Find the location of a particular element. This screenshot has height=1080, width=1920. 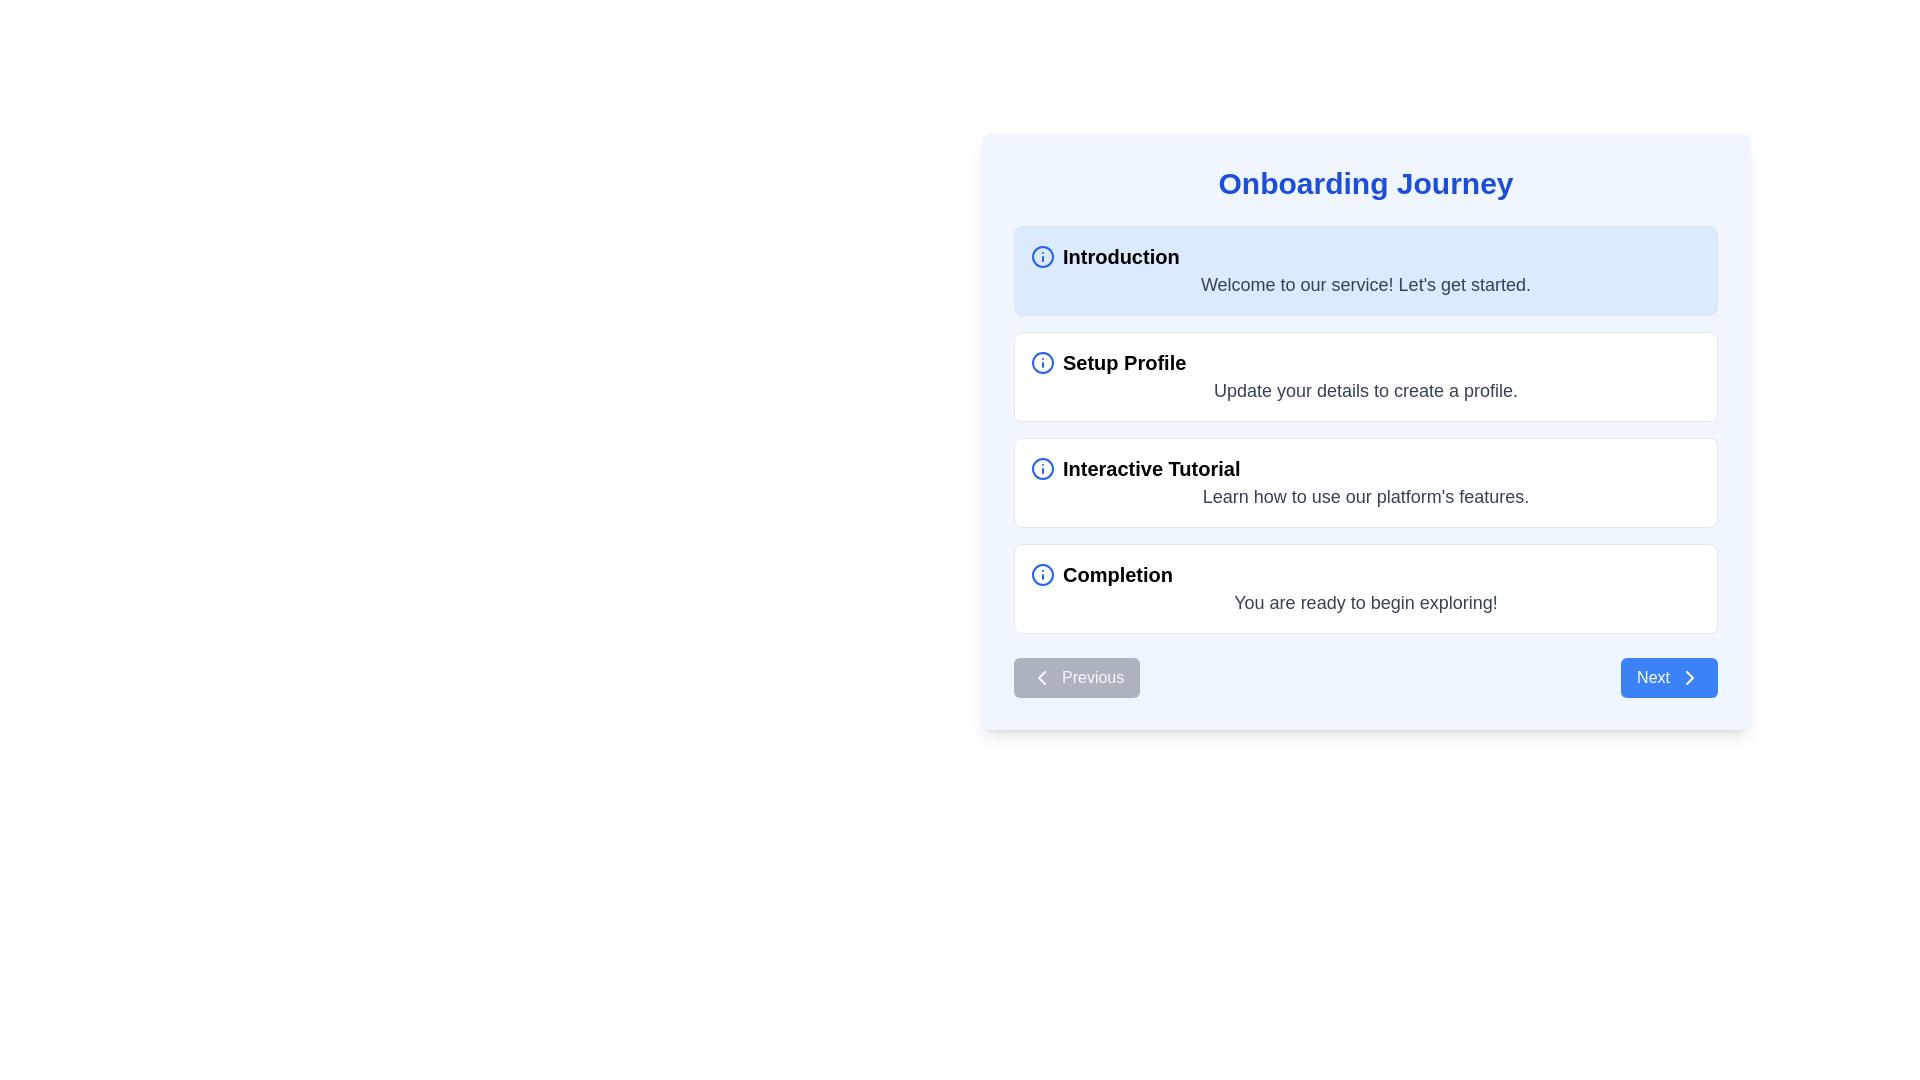

the navigation button located in the lower-right corner of the main panel to proceed to the next step in the workflow is located at coordinates (1669, 677).